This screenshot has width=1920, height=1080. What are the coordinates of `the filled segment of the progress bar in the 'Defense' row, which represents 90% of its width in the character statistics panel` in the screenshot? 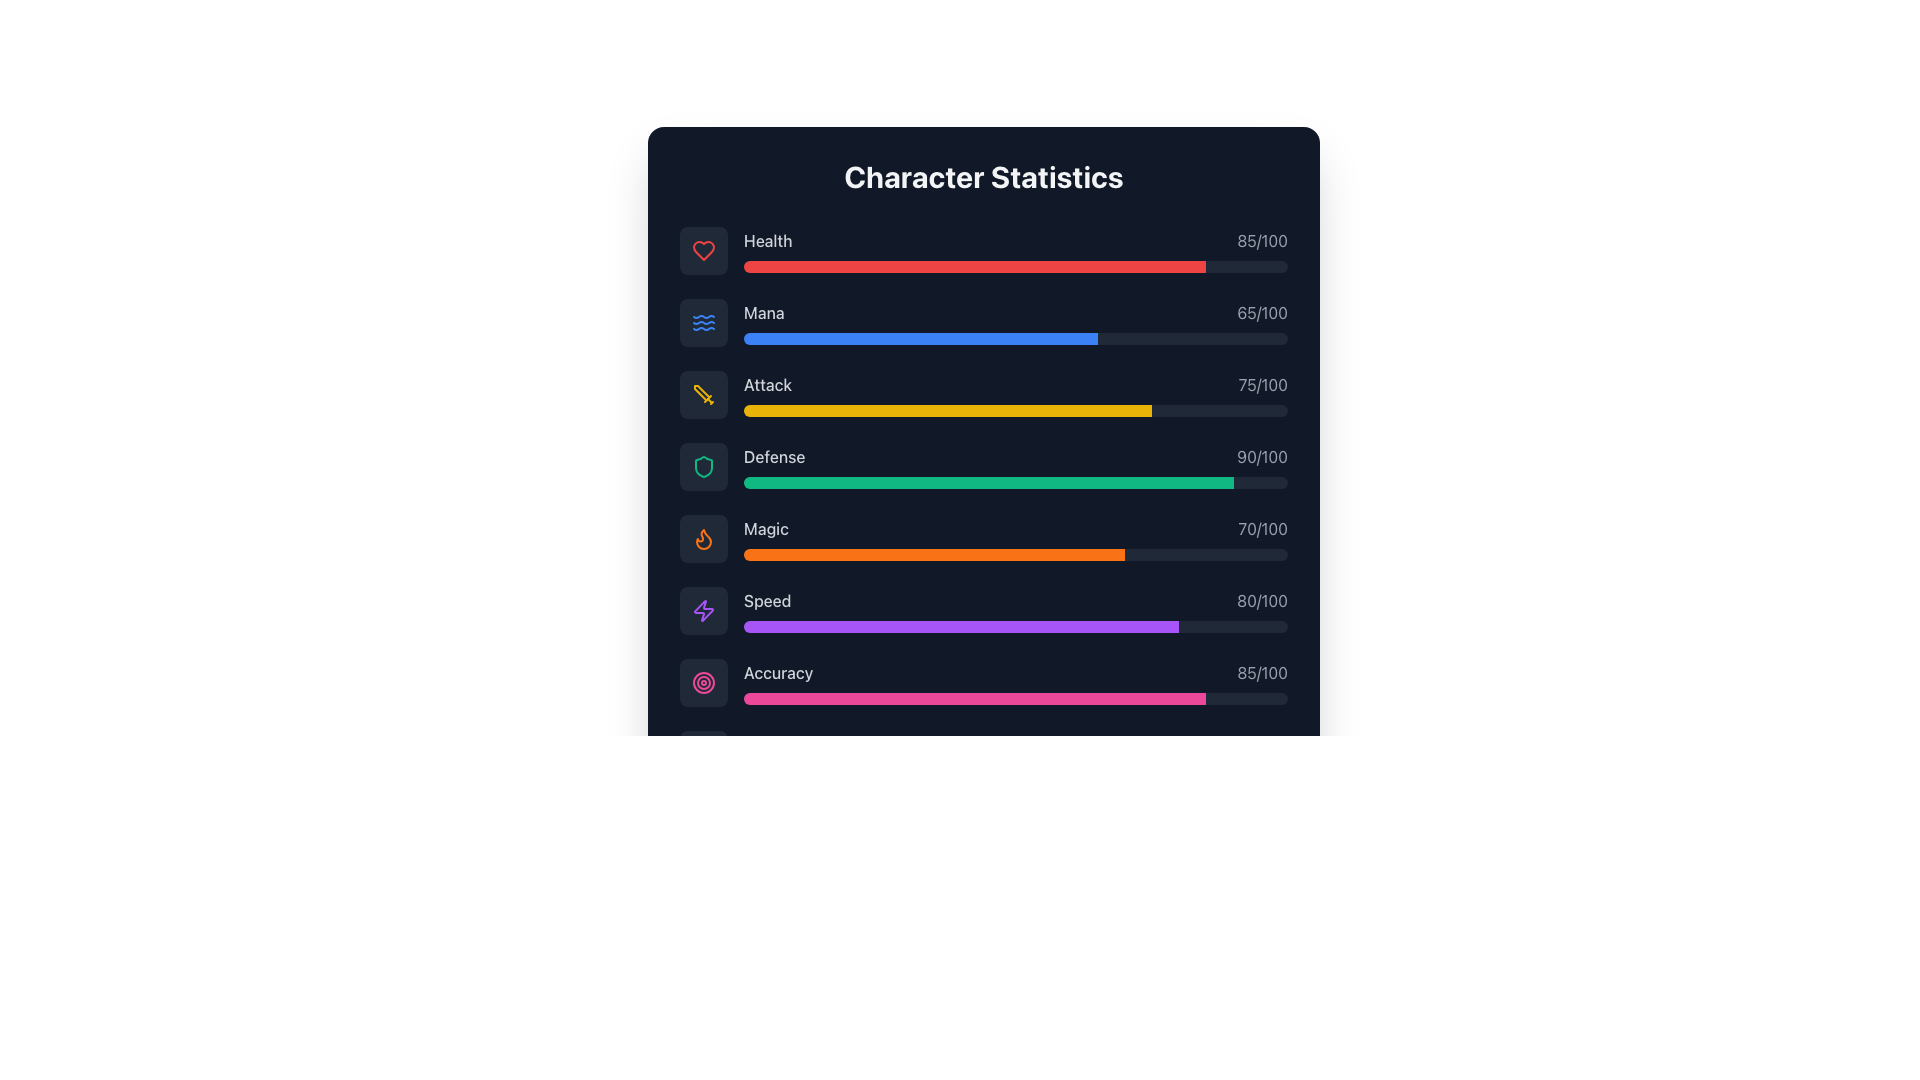 It's located at (988, 482).